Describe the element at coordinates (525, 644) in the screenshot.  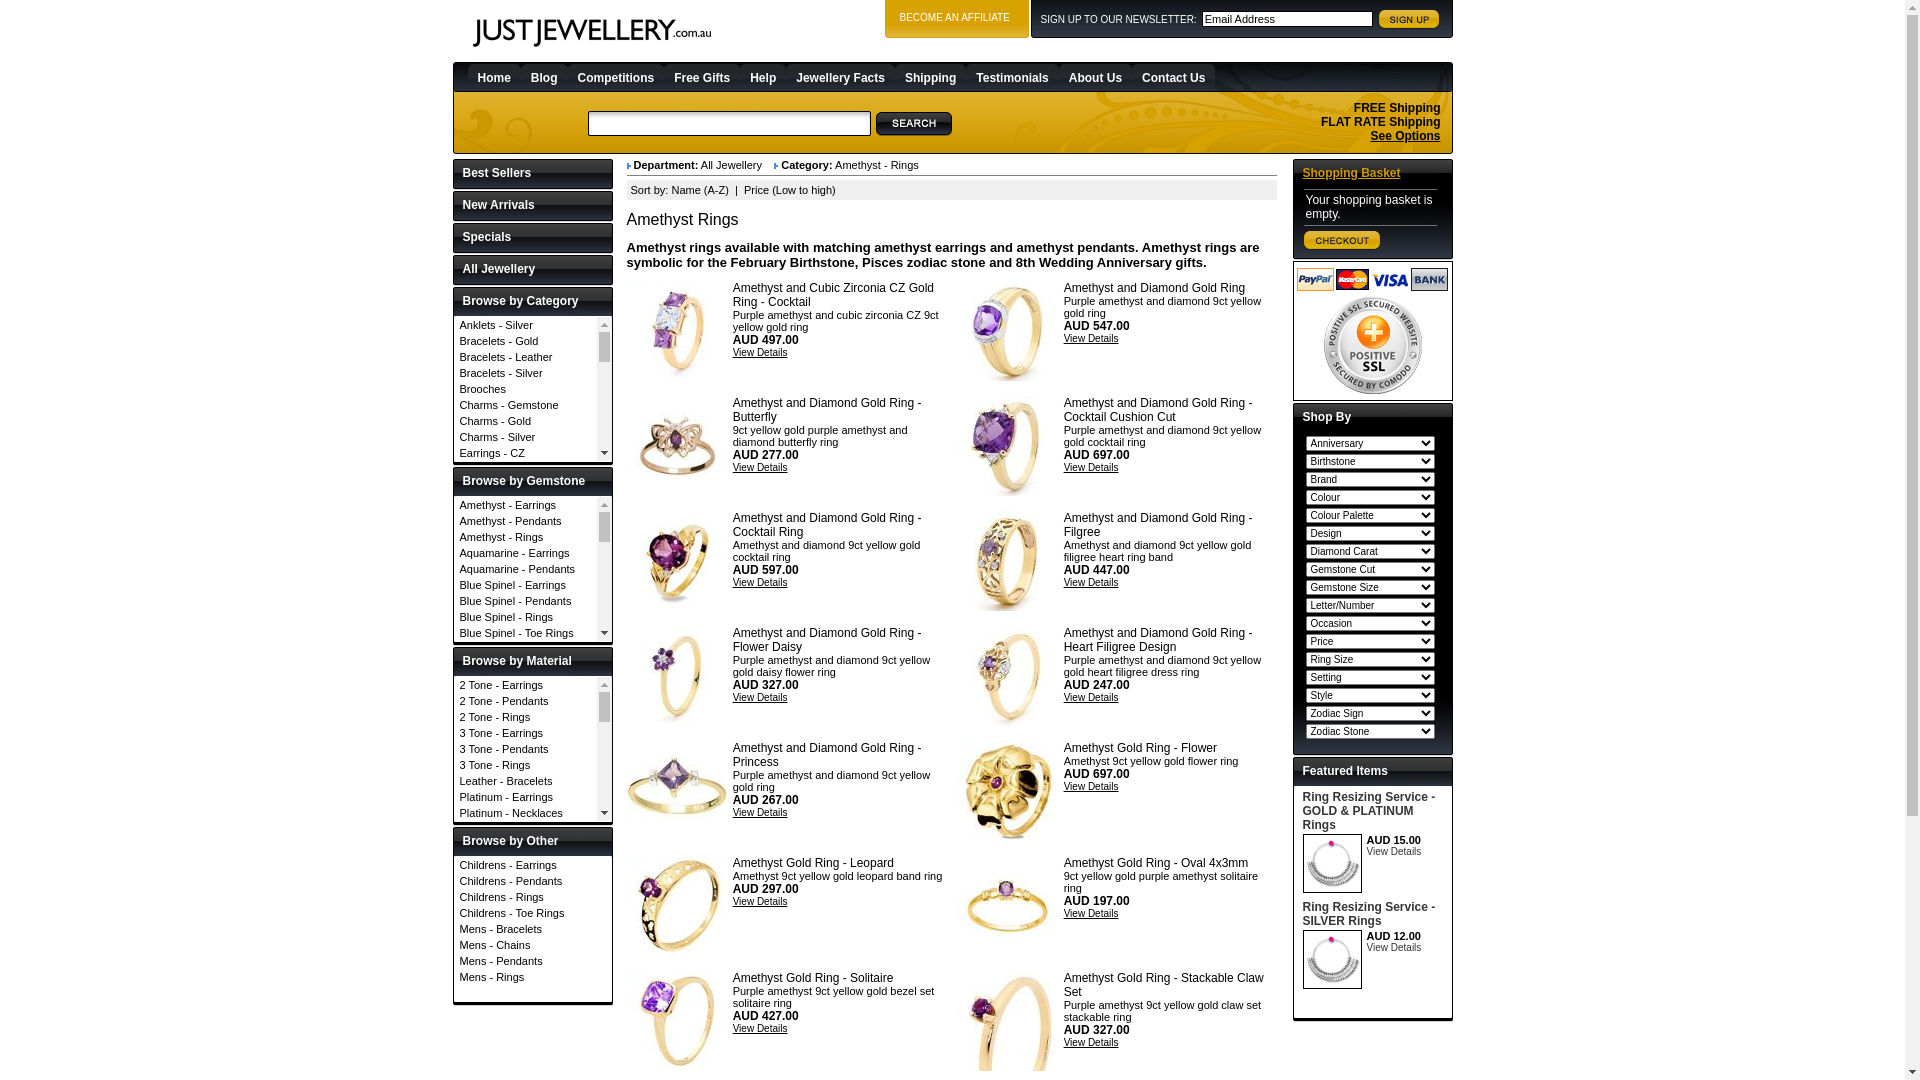
I see `'Necklaces - Silver'` at that location.